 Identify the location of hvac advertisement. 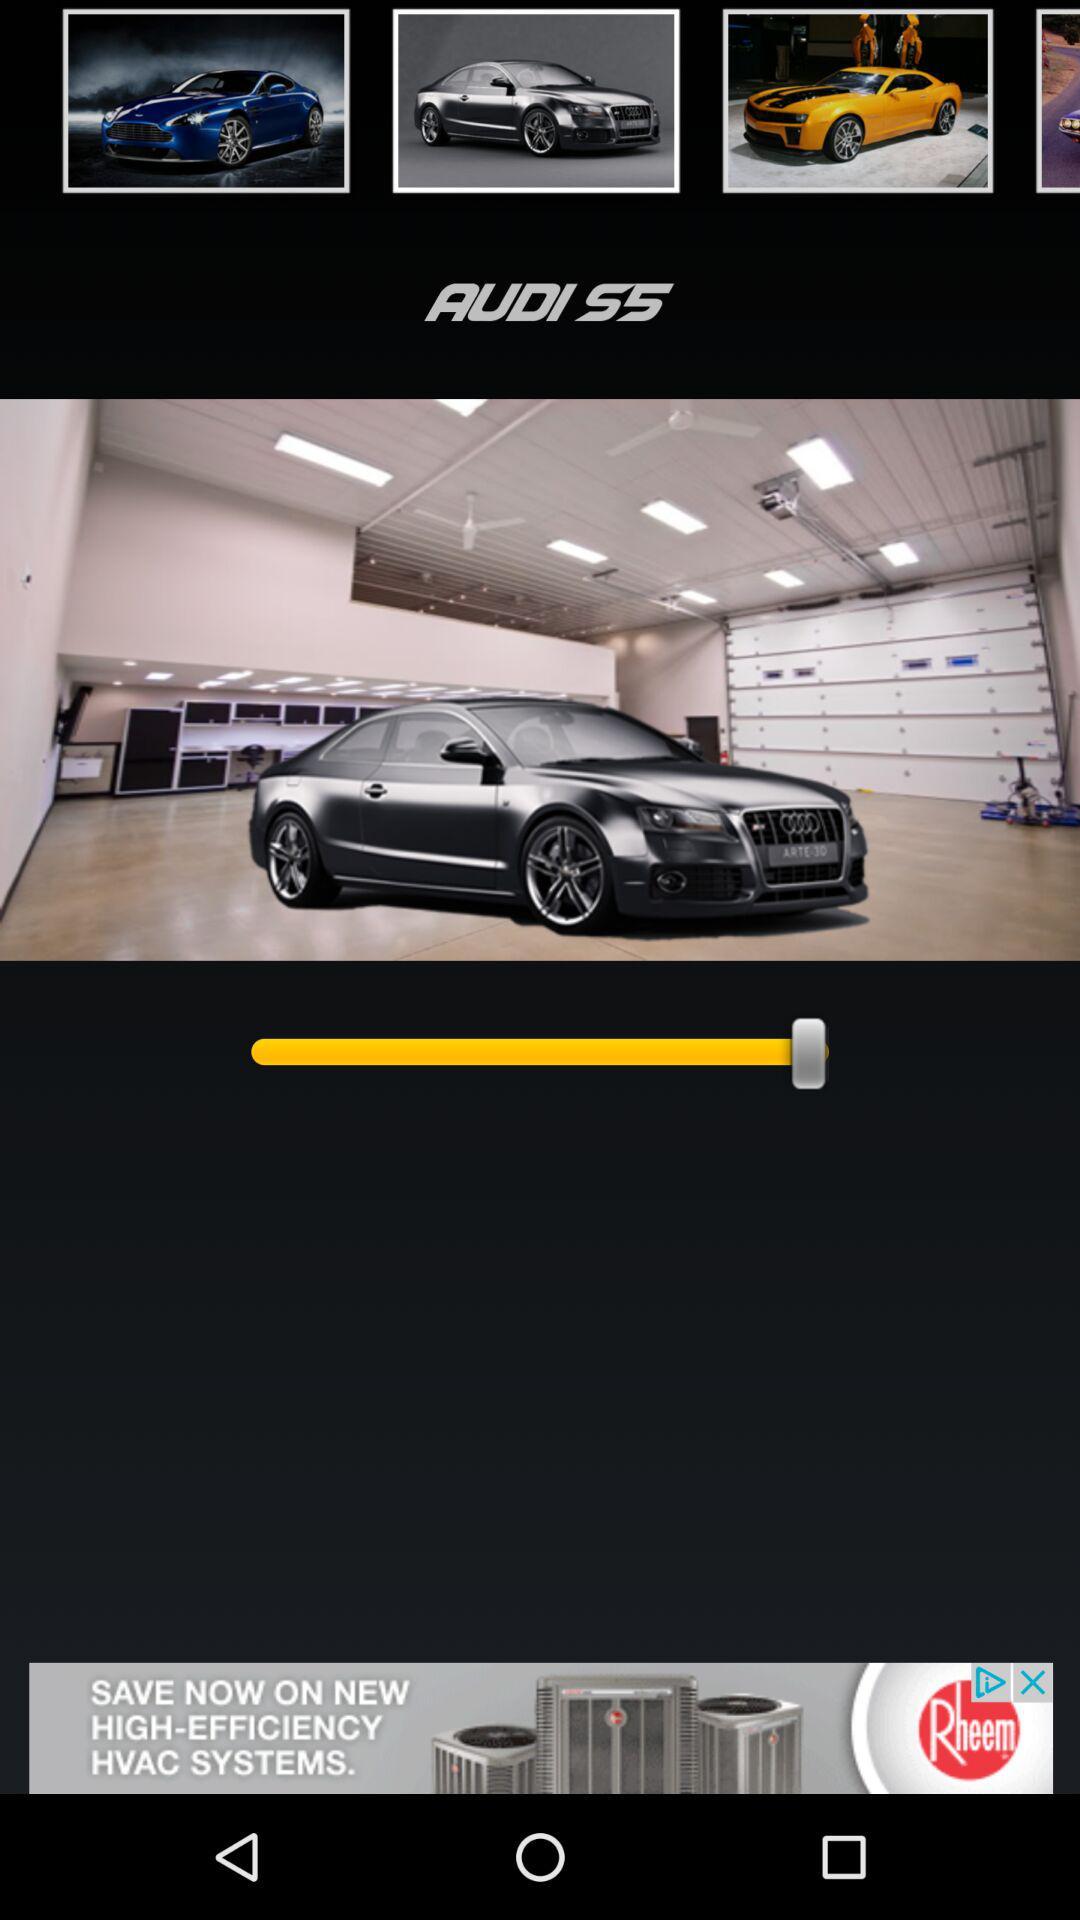
(540, 1727).